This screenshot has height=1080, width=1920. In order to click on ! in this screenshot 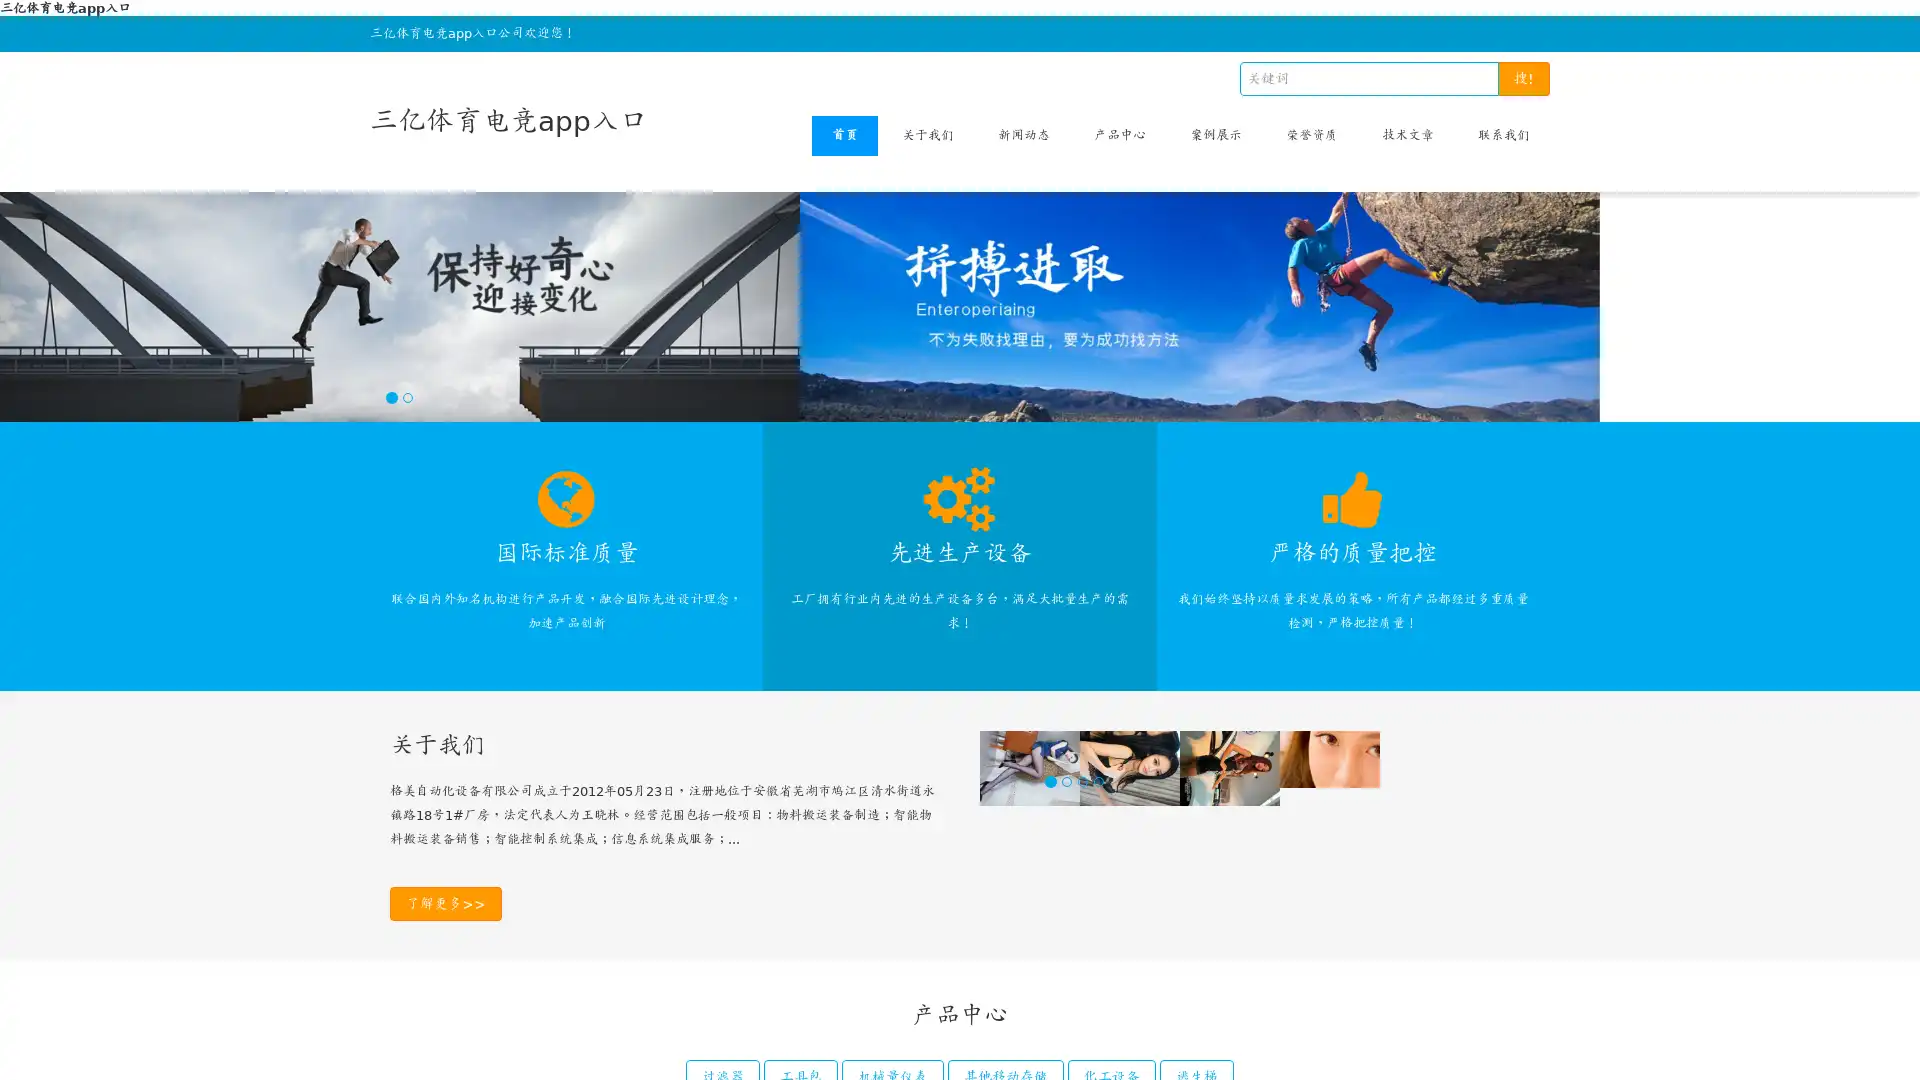, I will do `click(1523, 77)`.